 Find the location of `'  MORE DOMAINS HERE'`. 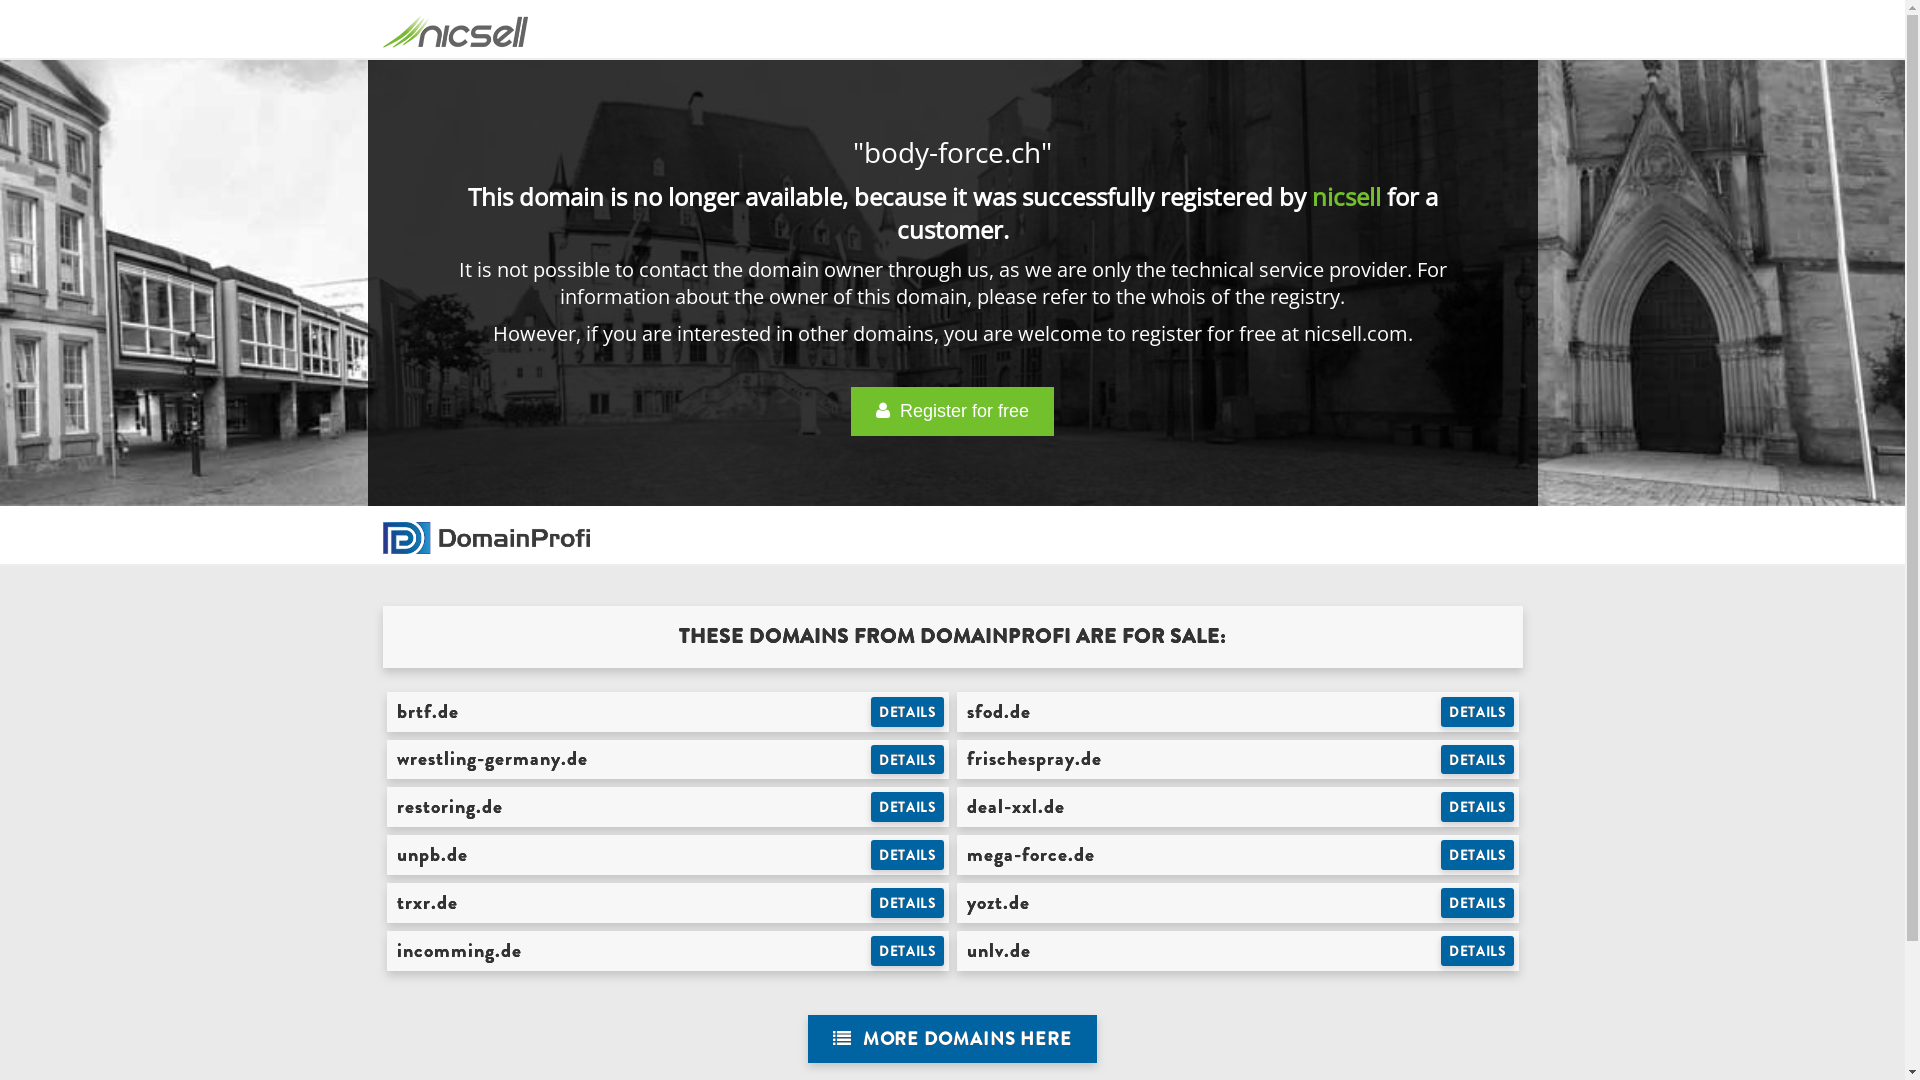

'  MORE DOMAINS HERE' is located at coordinates (807, 1038).